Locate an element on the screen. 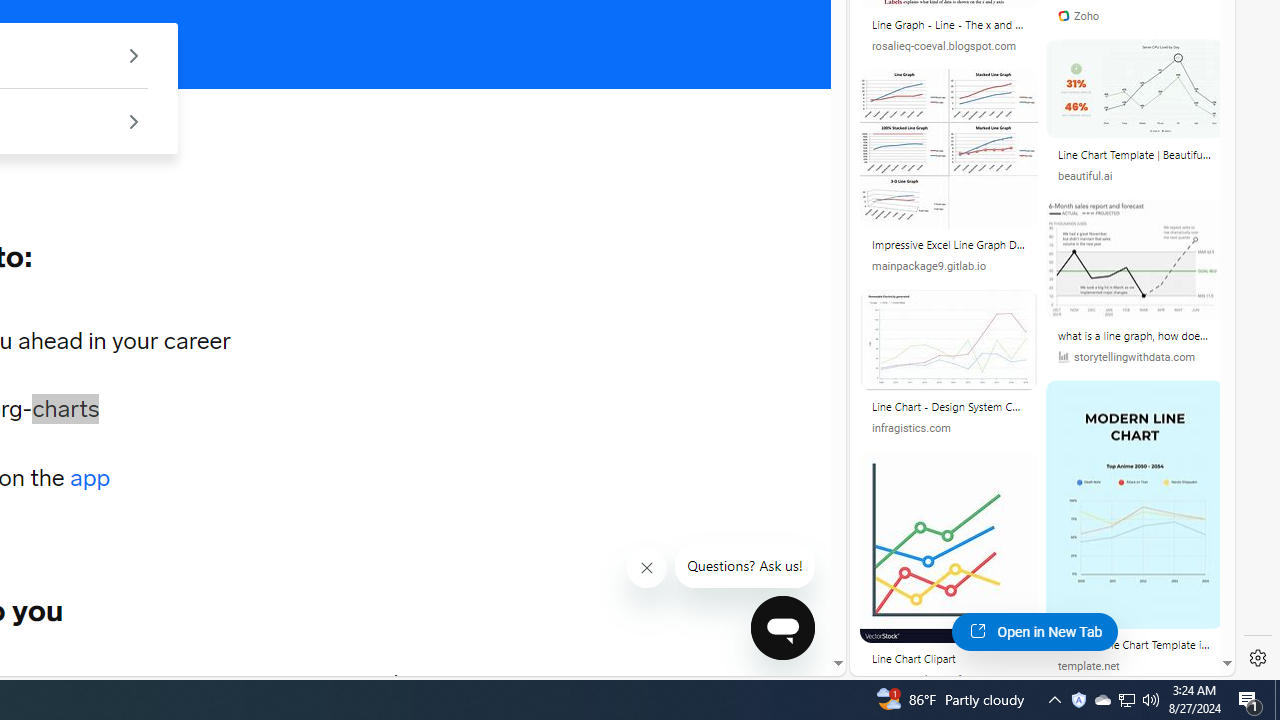 This screenshot has width=1280, height=720. 'Questions? Ask us!' is located at coordinates (744, 566).